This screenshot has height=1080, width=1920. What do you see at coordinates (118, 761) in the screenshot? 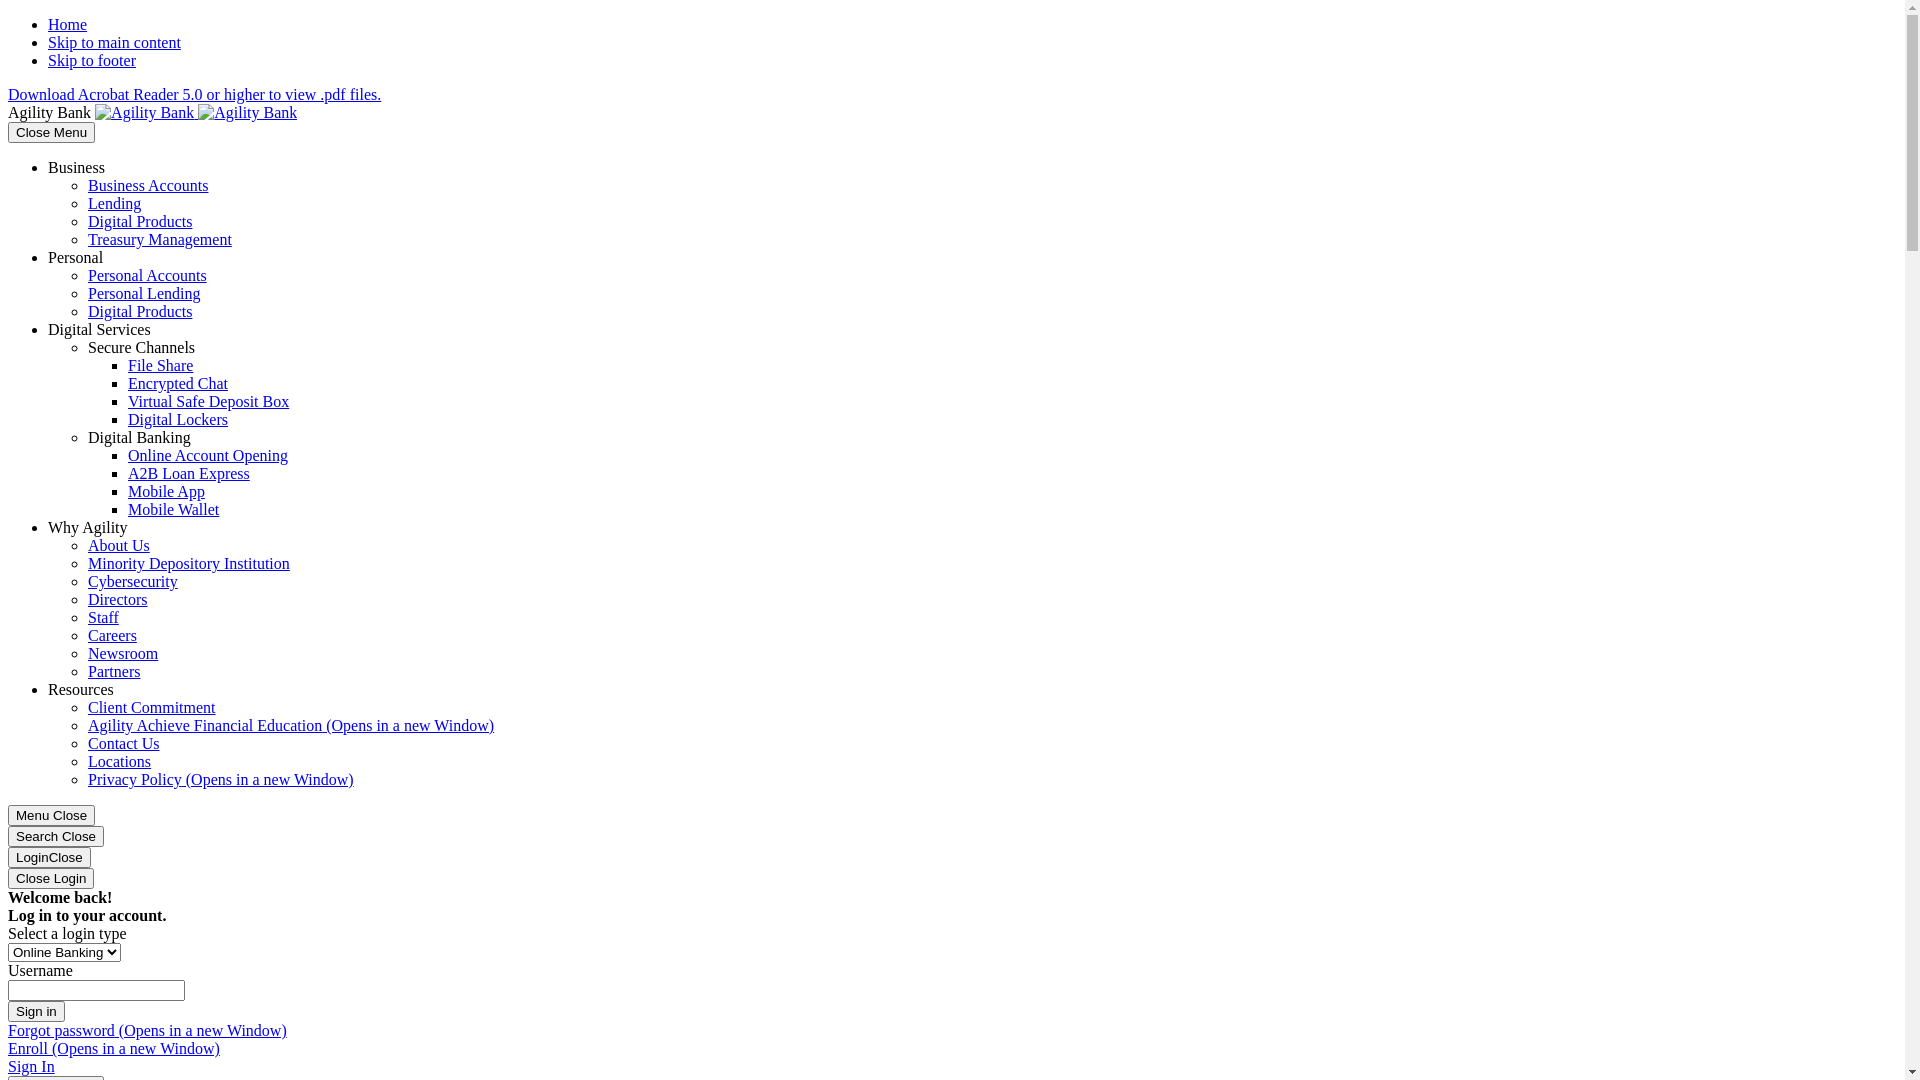
I see `'Locations'` at bounding box center [118, 761].